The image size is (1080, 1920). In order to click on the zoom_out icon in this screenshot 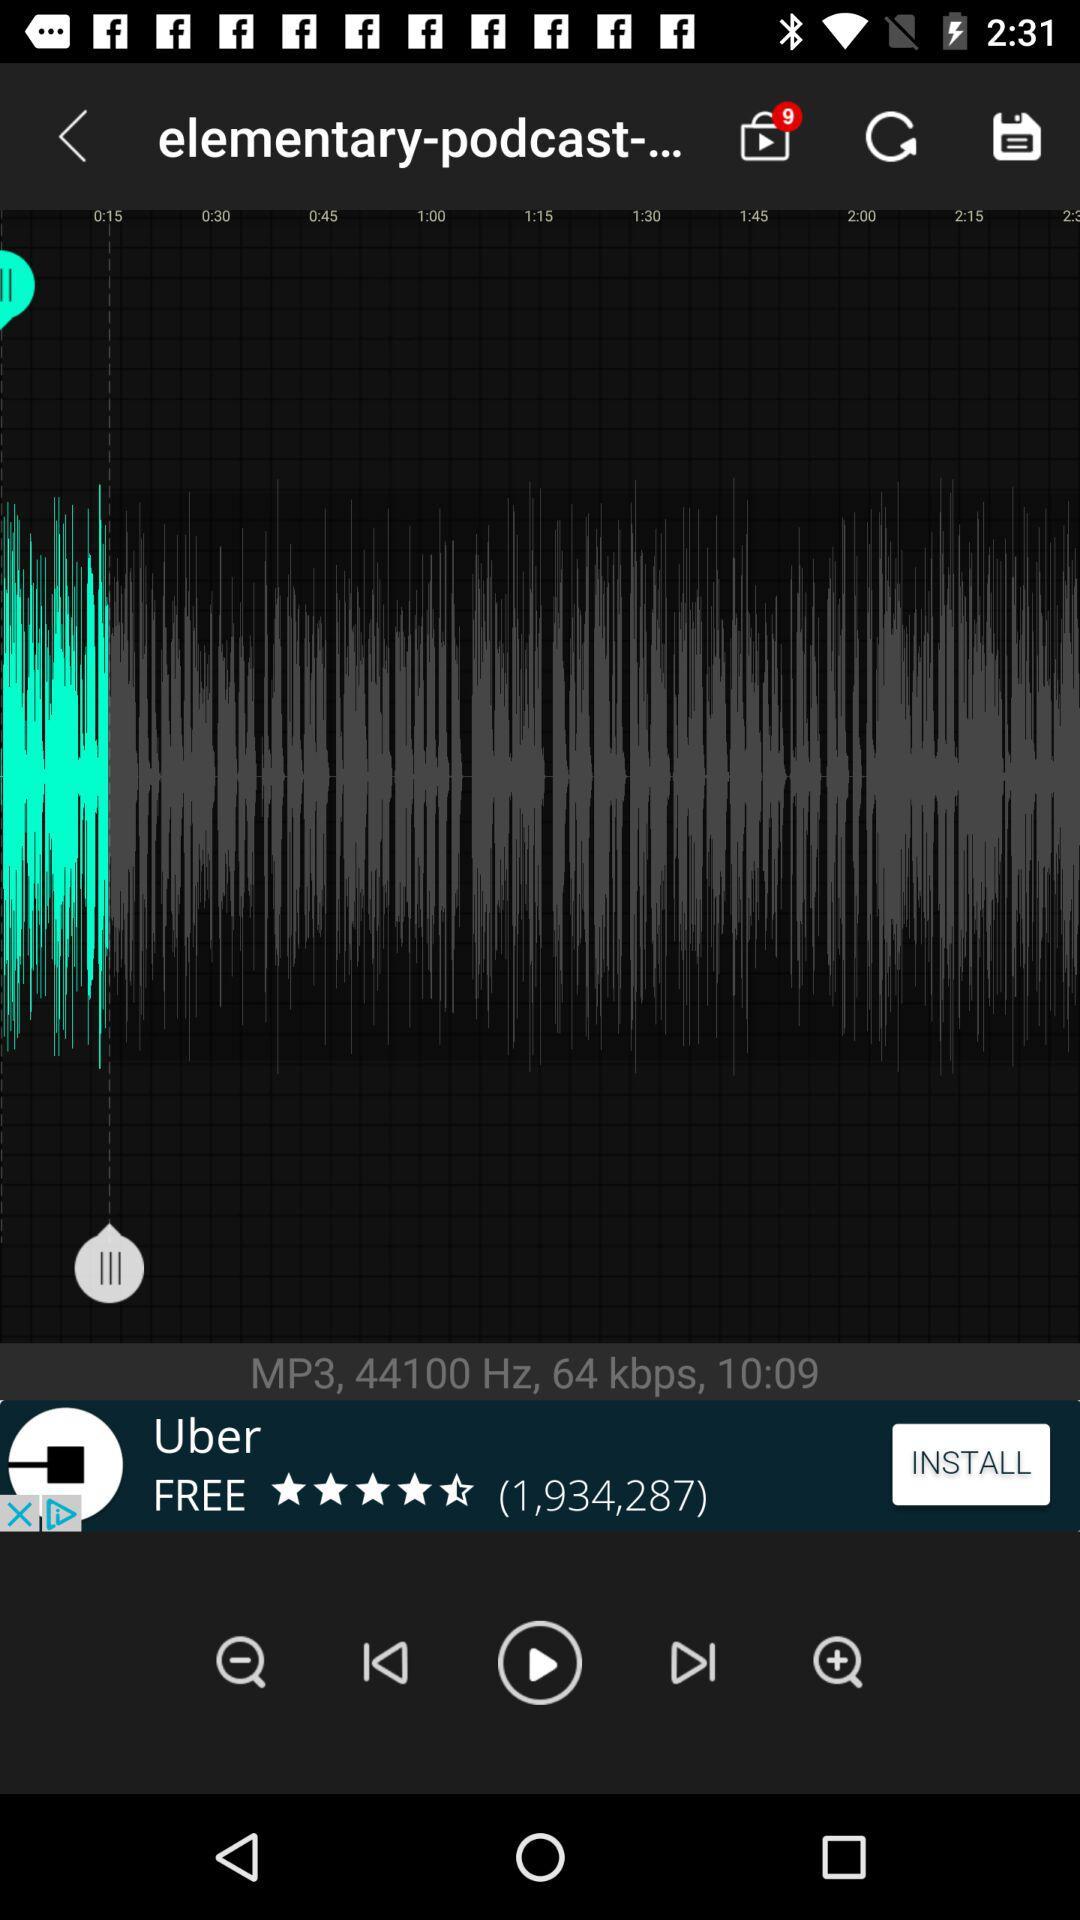, I will do `click(240, 1662)`.